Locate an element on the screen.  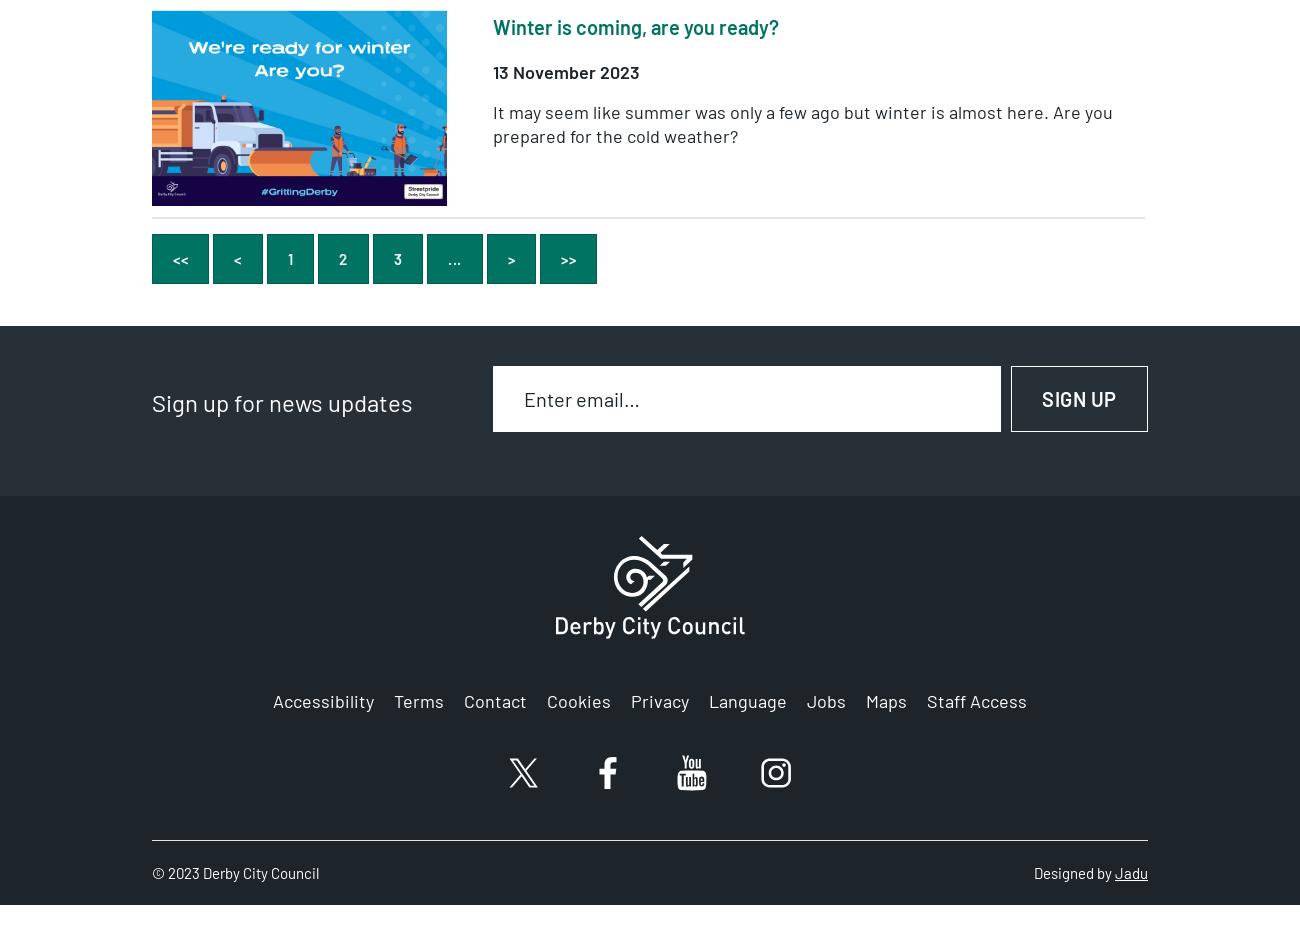
'Staff Access' is located at coordinates (975, 701).